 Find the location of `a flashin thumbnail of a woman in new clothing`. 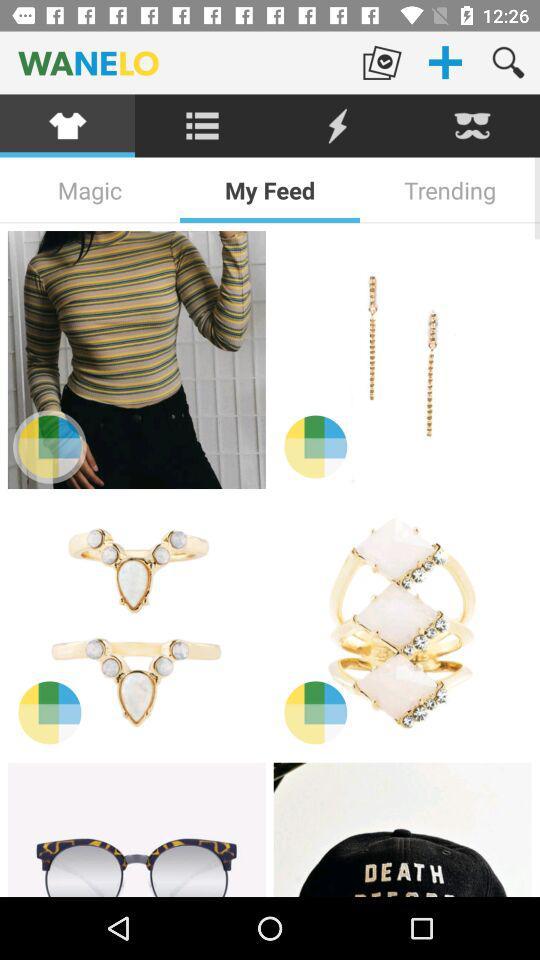

a flashin thumbnail of a woman in new clothing is located at coordinates (402, 360).